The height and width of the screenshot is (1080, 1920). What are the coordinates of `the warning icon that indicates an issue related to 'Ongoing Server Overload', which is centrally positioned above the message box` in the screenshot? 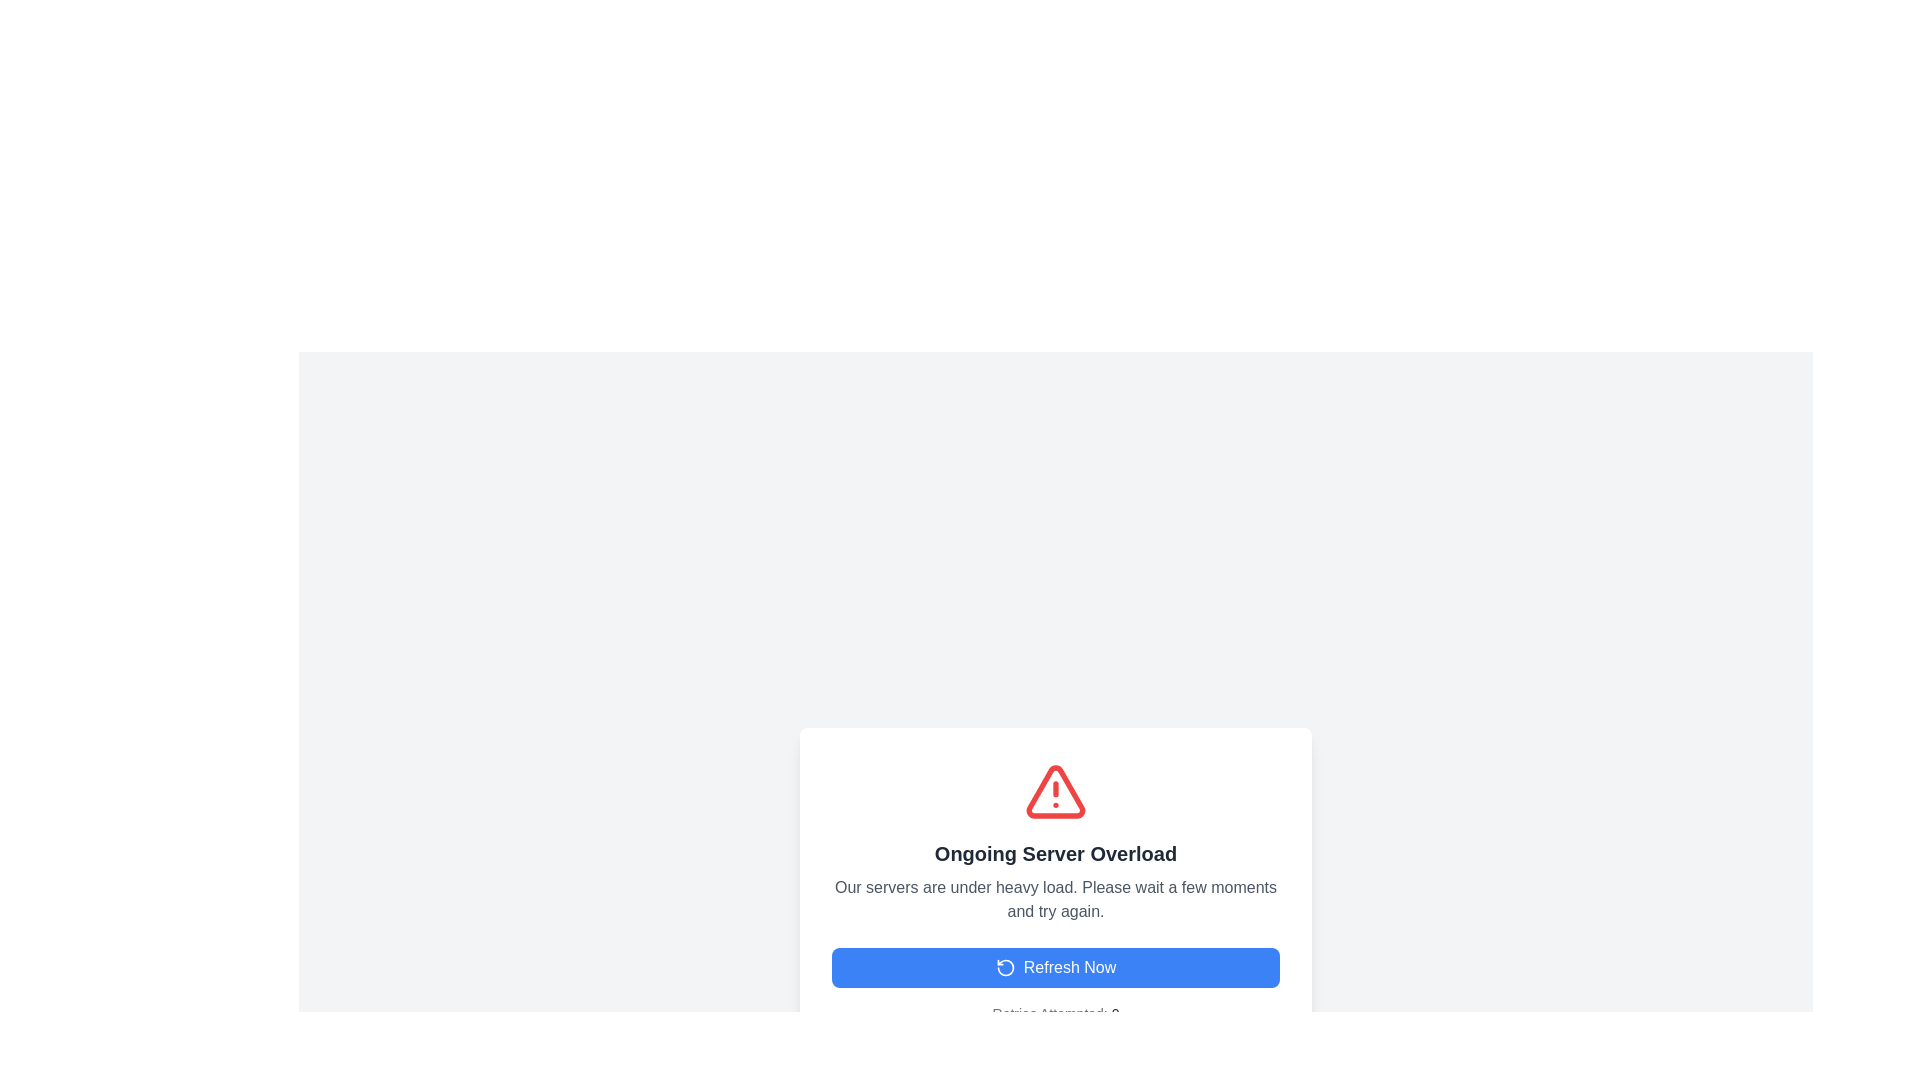 It's located at (1055, 790).